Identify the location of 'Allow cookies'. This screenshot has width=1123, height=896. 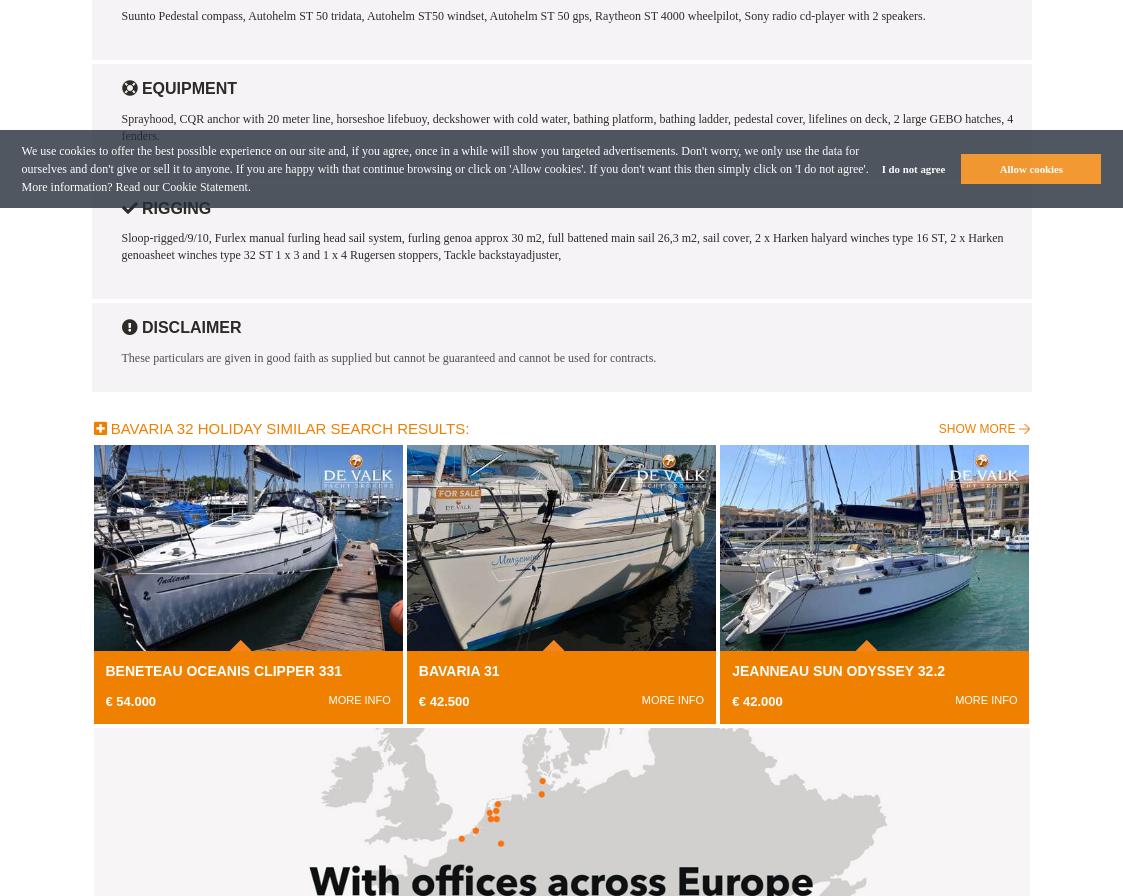
(1031, 168).